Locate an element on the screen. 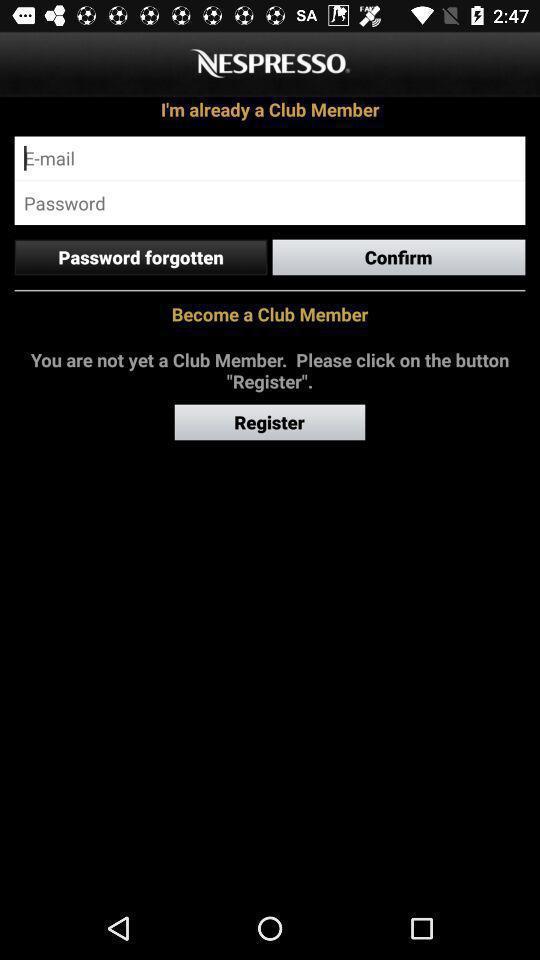 This screenshot has width=540, height=960. icon to the left of the confirm is located at coordinates (139, 256).